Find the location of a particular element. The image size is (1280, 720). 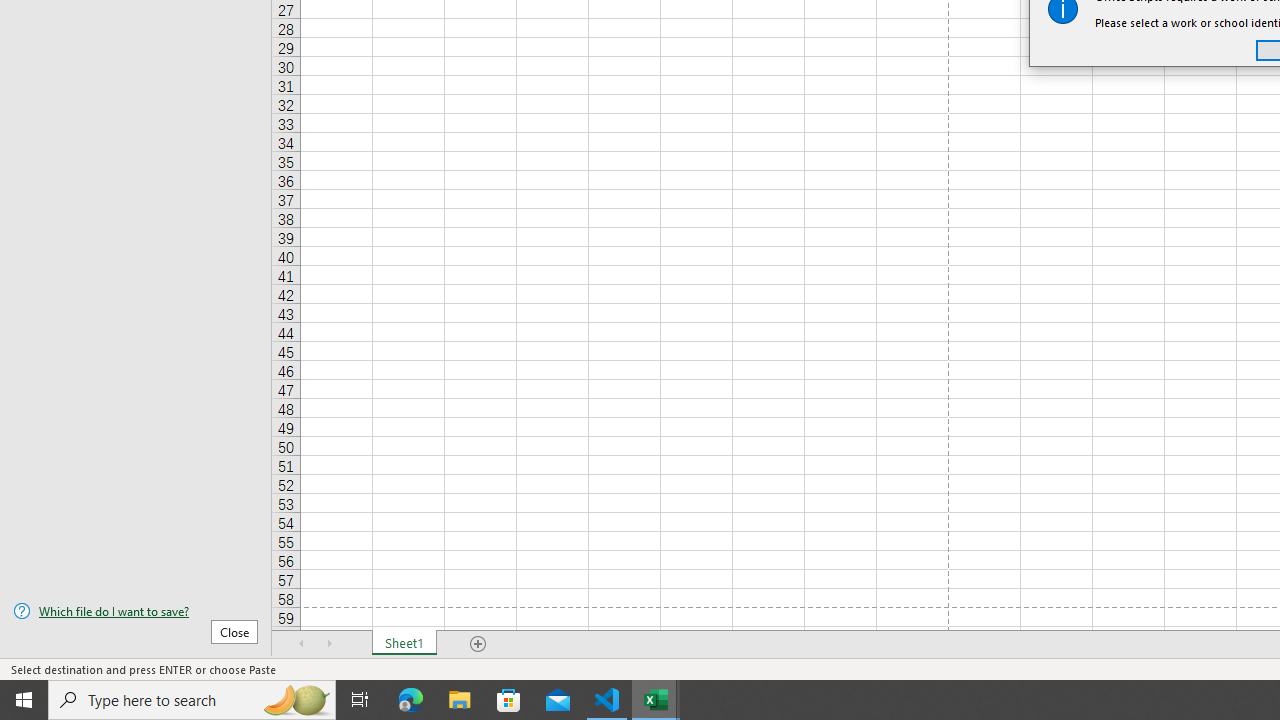

'Microsoft Edge' is located at coordinates (410, 698).